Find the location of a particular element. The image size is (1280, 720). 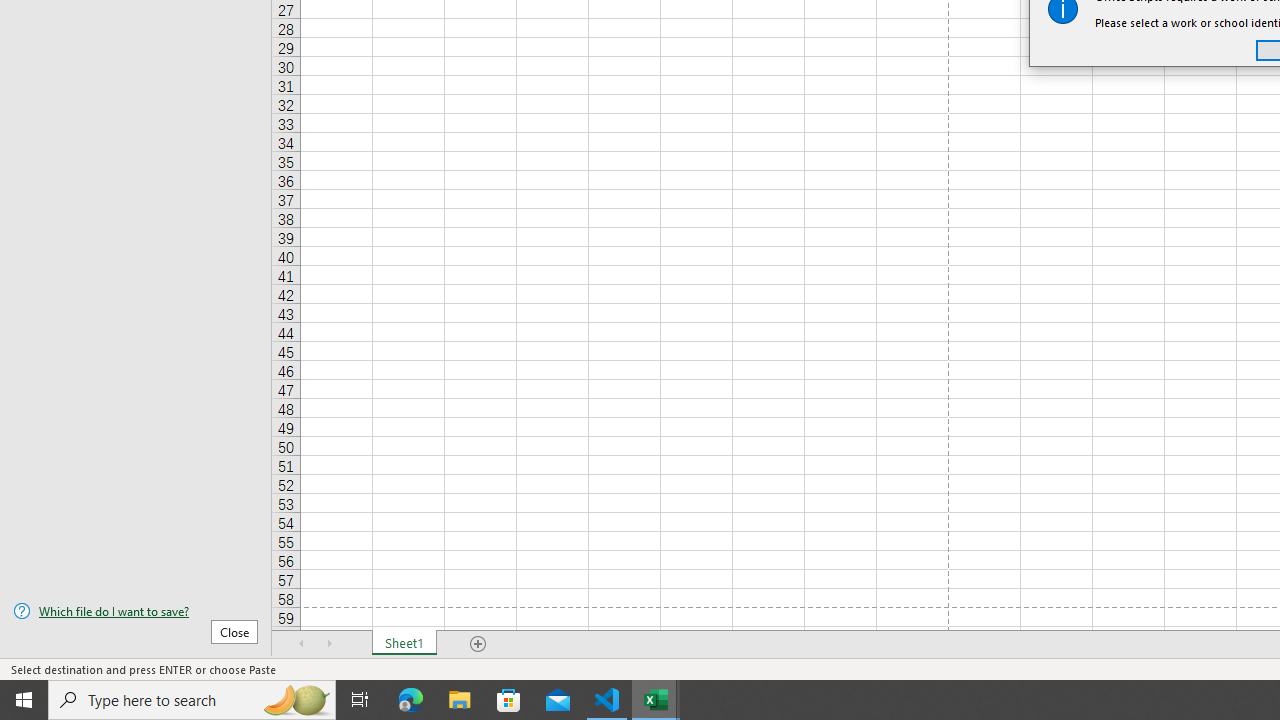

'Microsoft Edge' is located at coordinates (410, 698).